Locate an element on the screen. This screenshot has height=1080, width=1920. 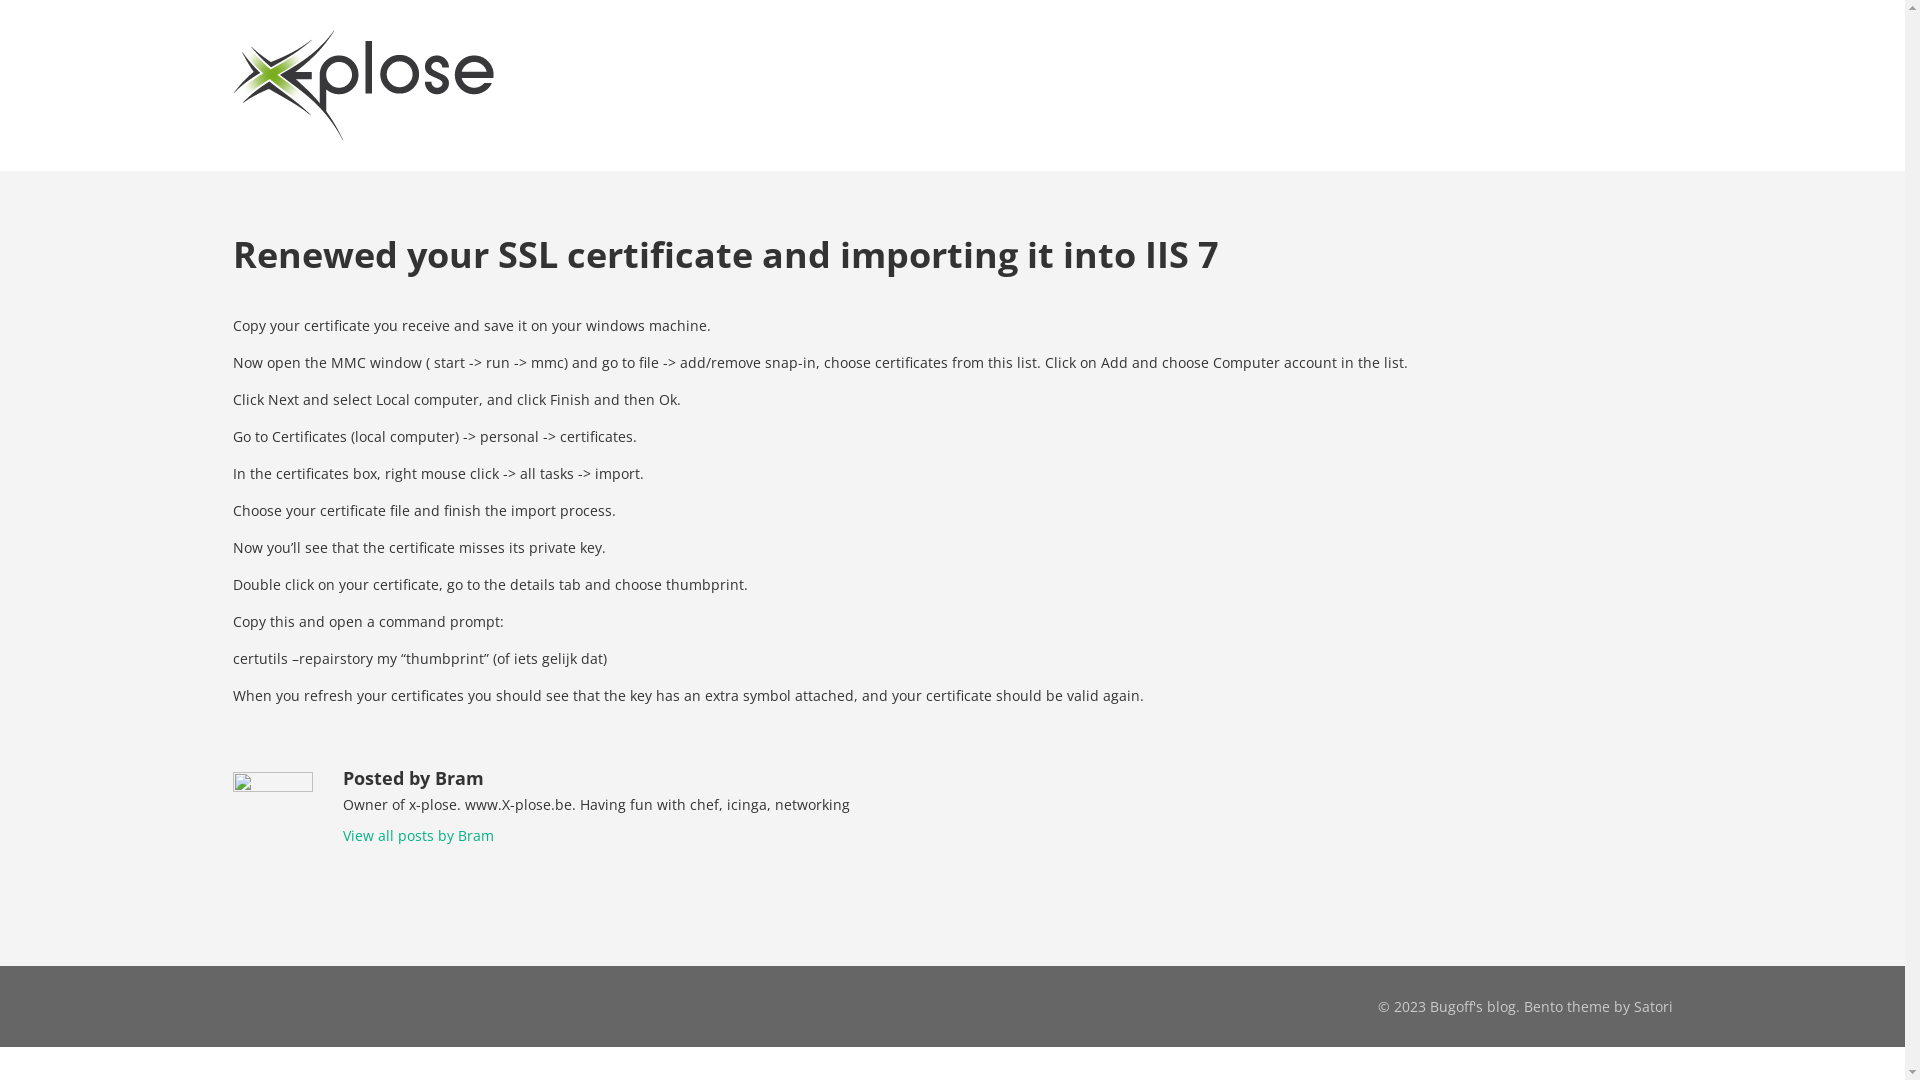
'View all posts by Bram' is located at coordinates (416, 835).